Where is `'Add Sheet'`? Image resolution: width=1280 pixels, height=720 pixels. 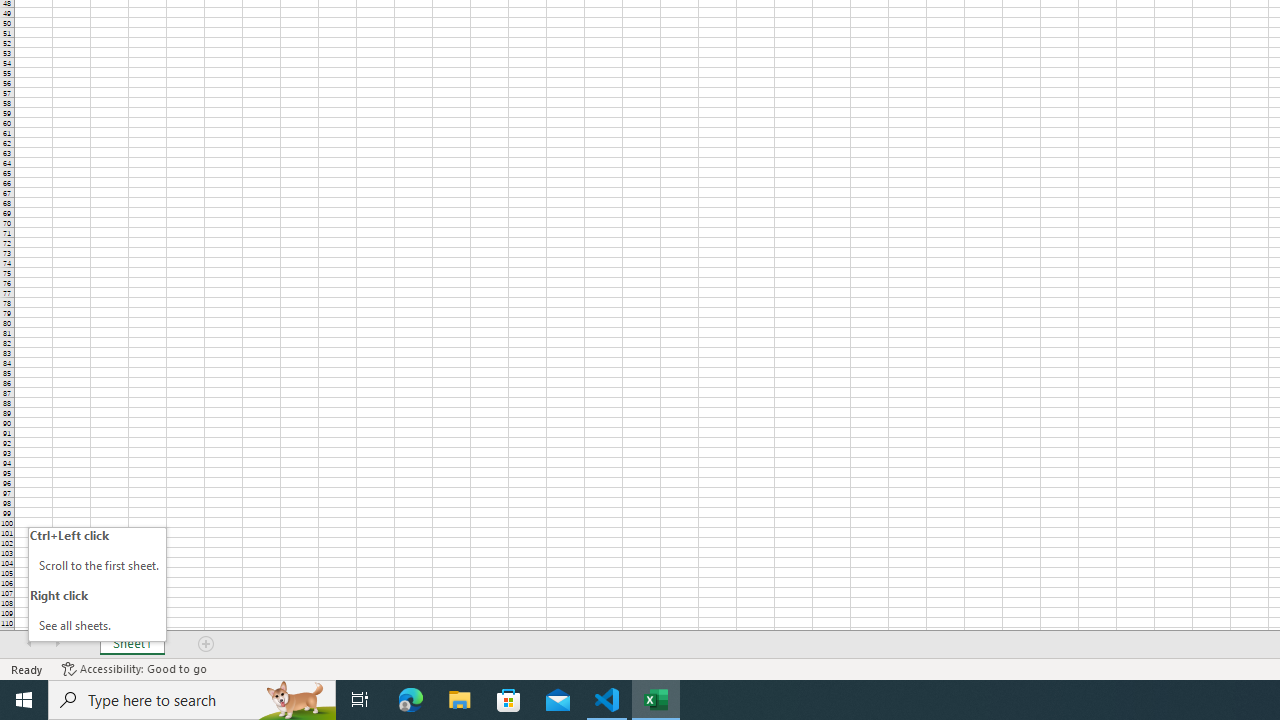 'Add Sheet' is located at coordinates (207, 644).